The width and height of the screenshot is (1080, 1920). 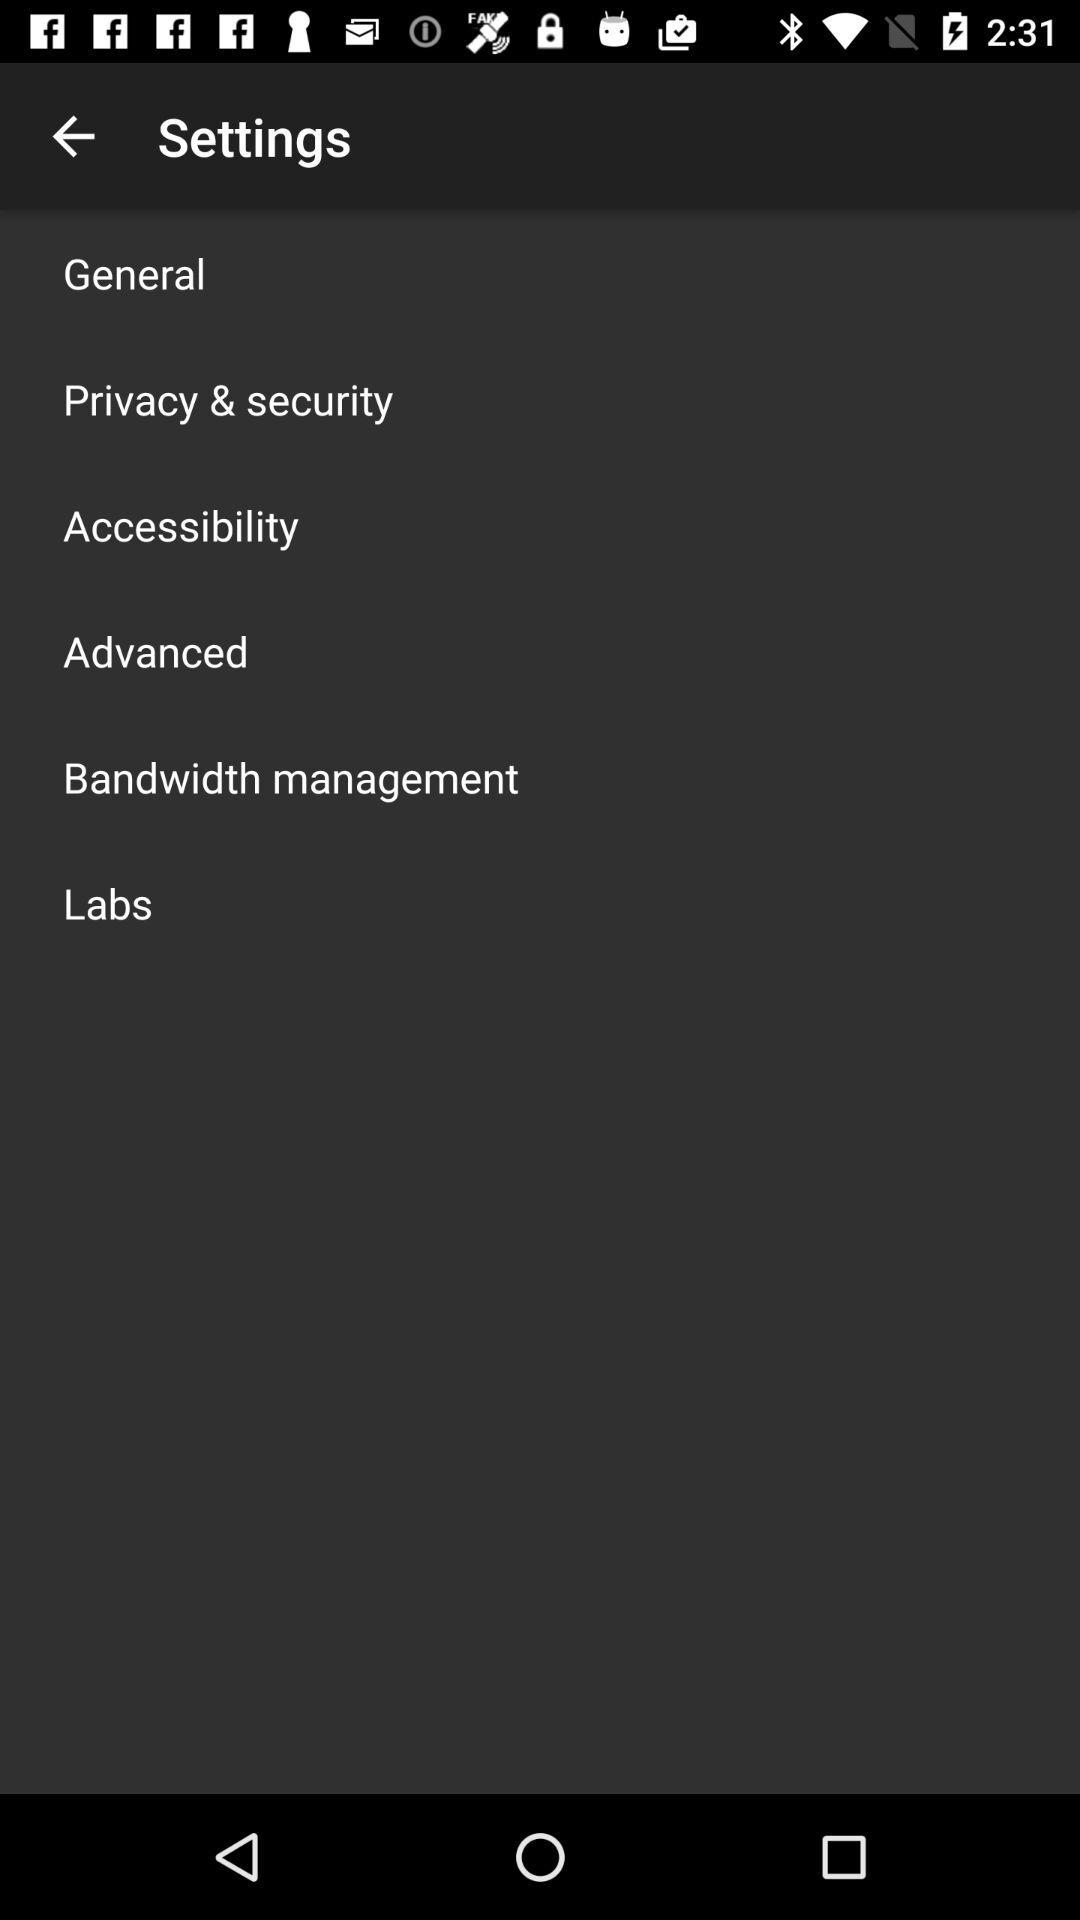 What do you see at coordinates (108, 901) in the screenshot?
I see `labs` at bounding box center [108, 901].